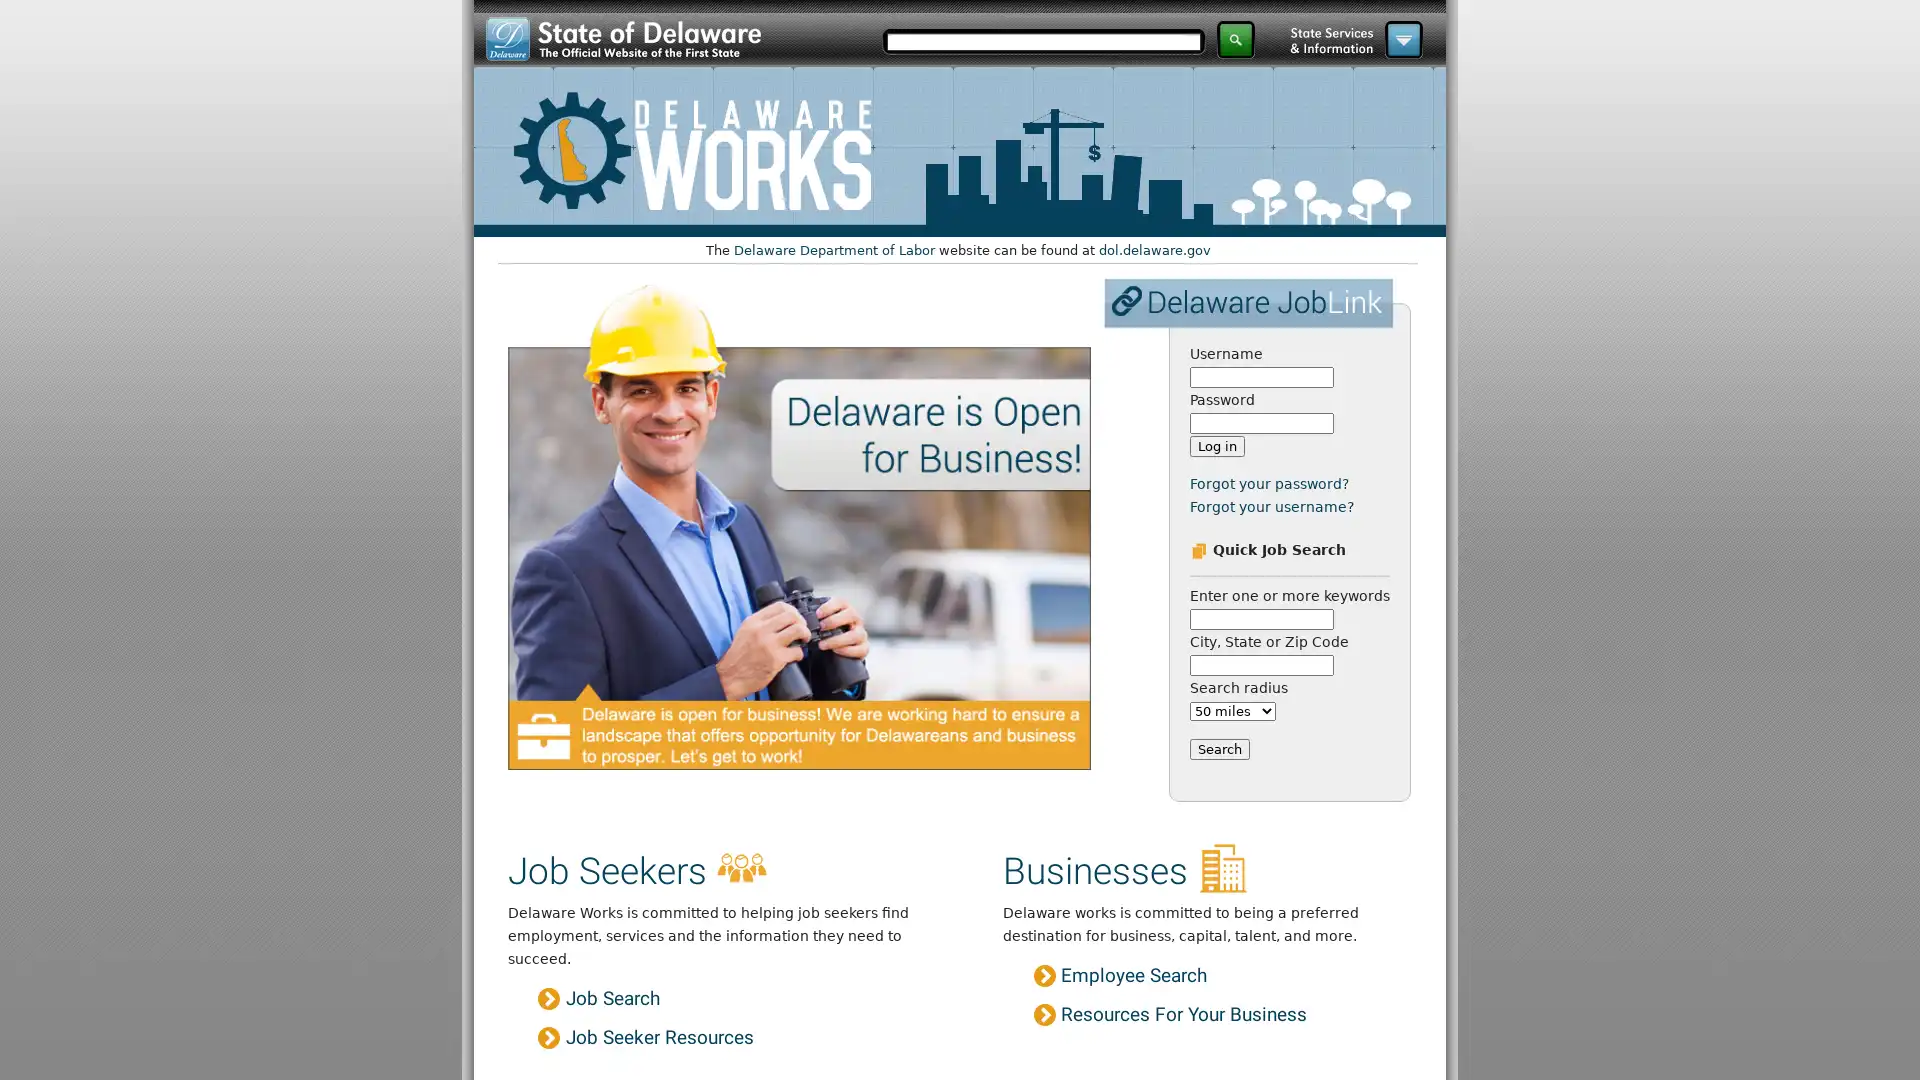 The width and height of the screenshot is (1920, 1080). I want to click on Log in, so click(1215, 445).